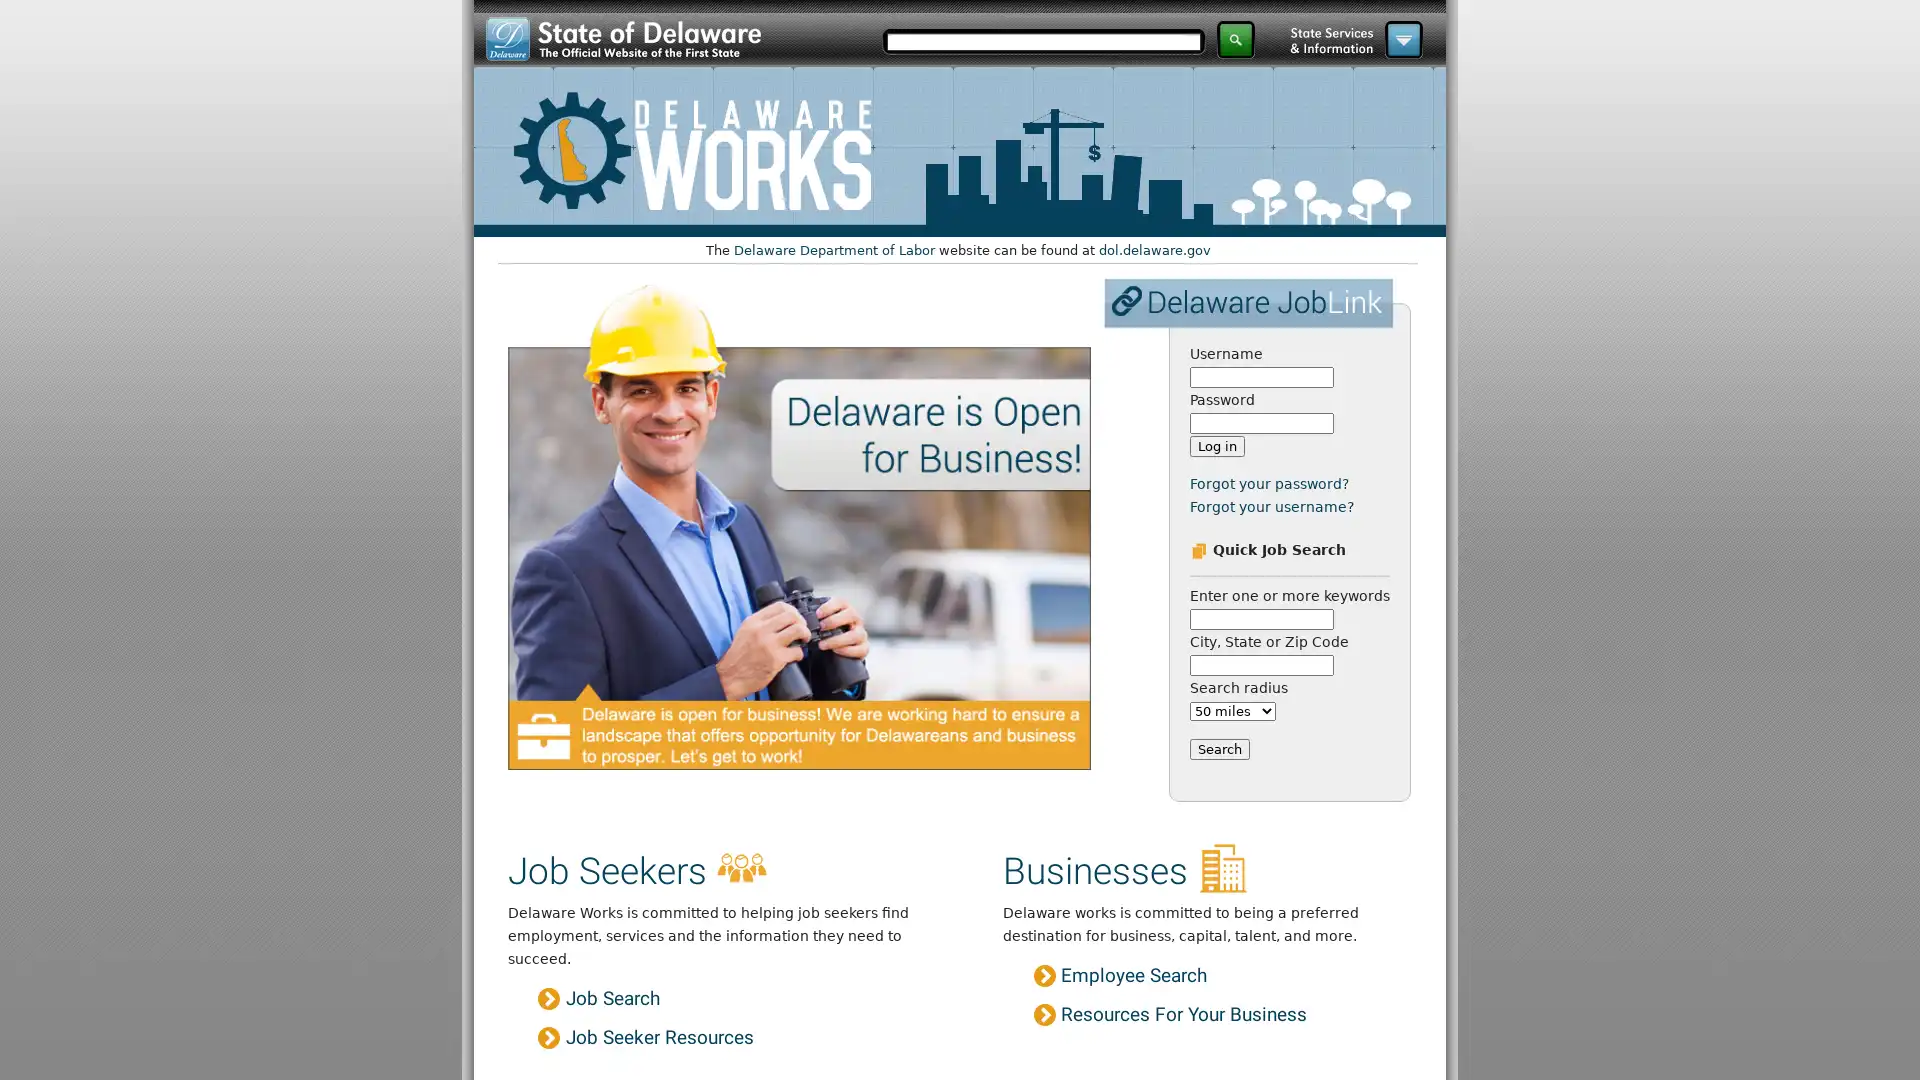 The width and height of the screenshot is (1920, 1080). I want to click on Log in, so click(1215, 445).